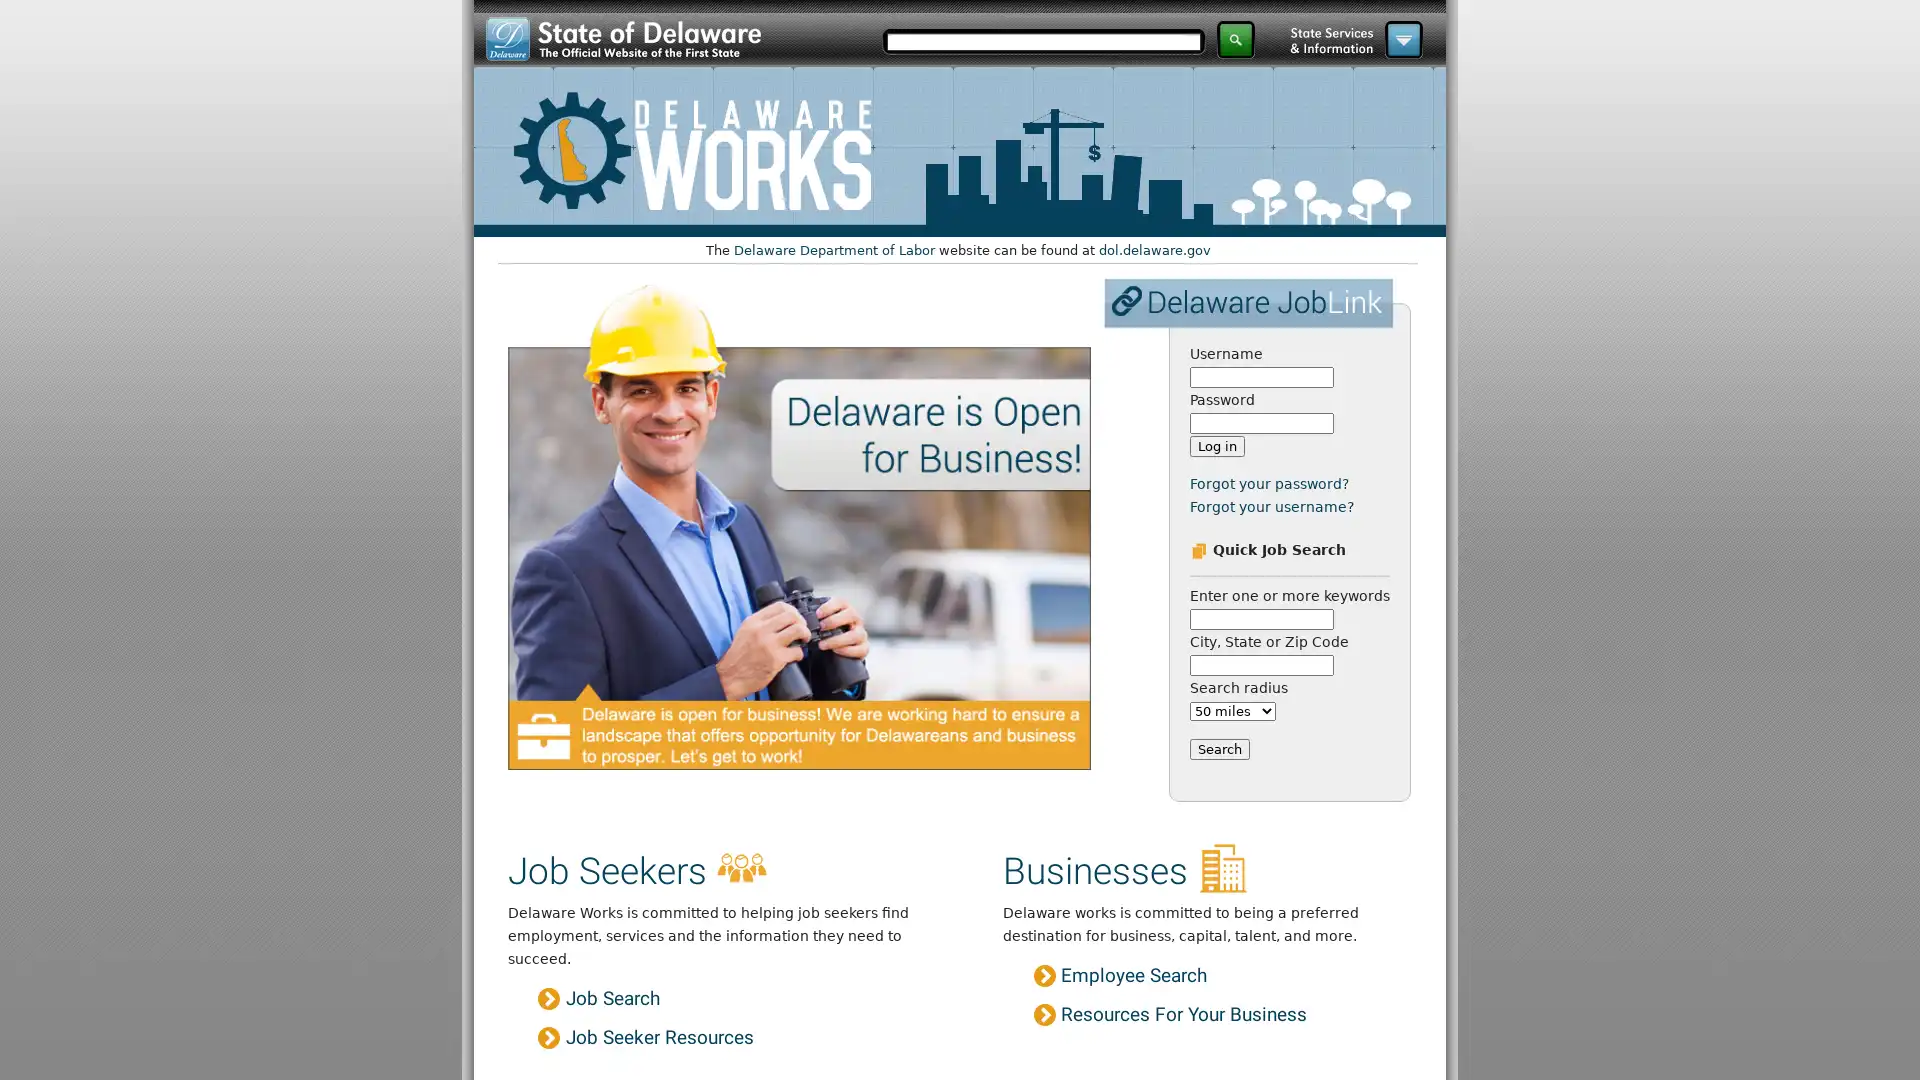 The width and height of the screenshot is (1920, 1080). I want to click on Log in, so click(1215, 445).